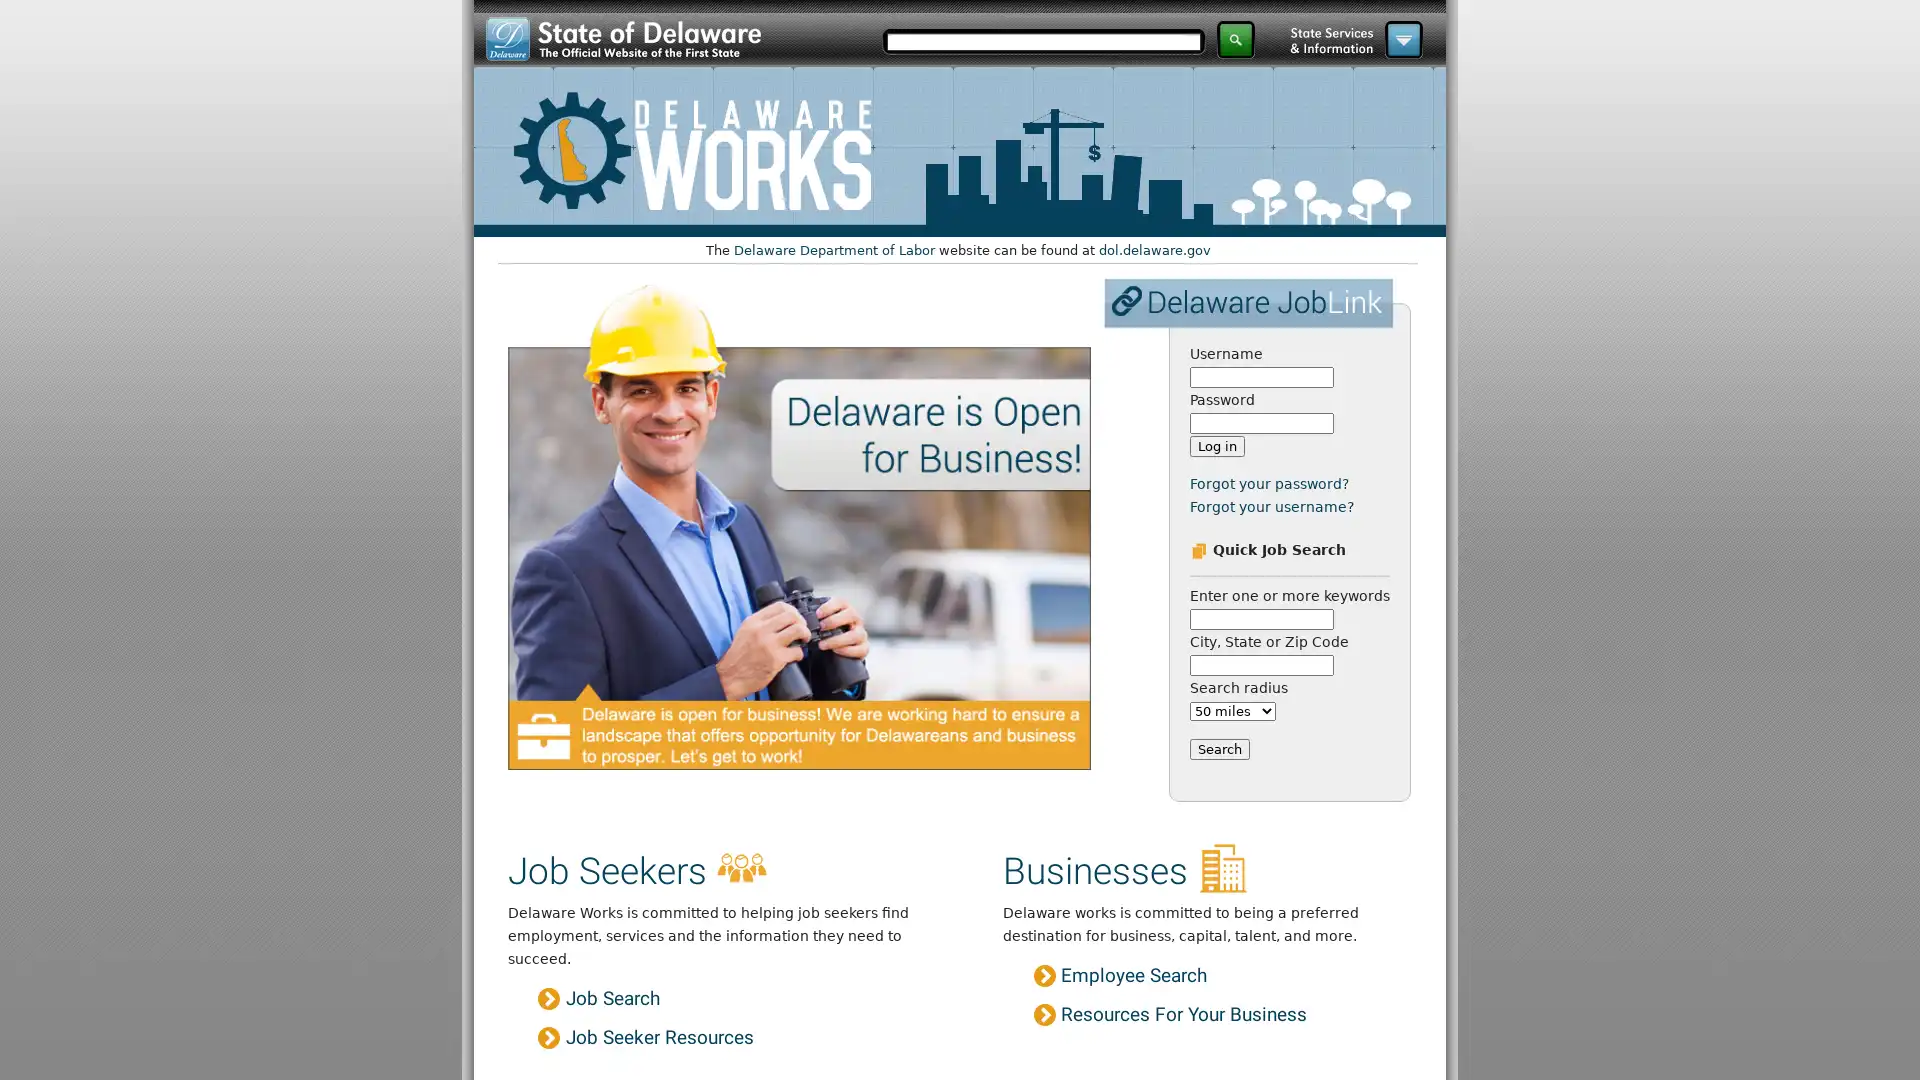 The width and height of the screenshot is (1920, 1080). I want to click on Log in, so click(1215, 445).